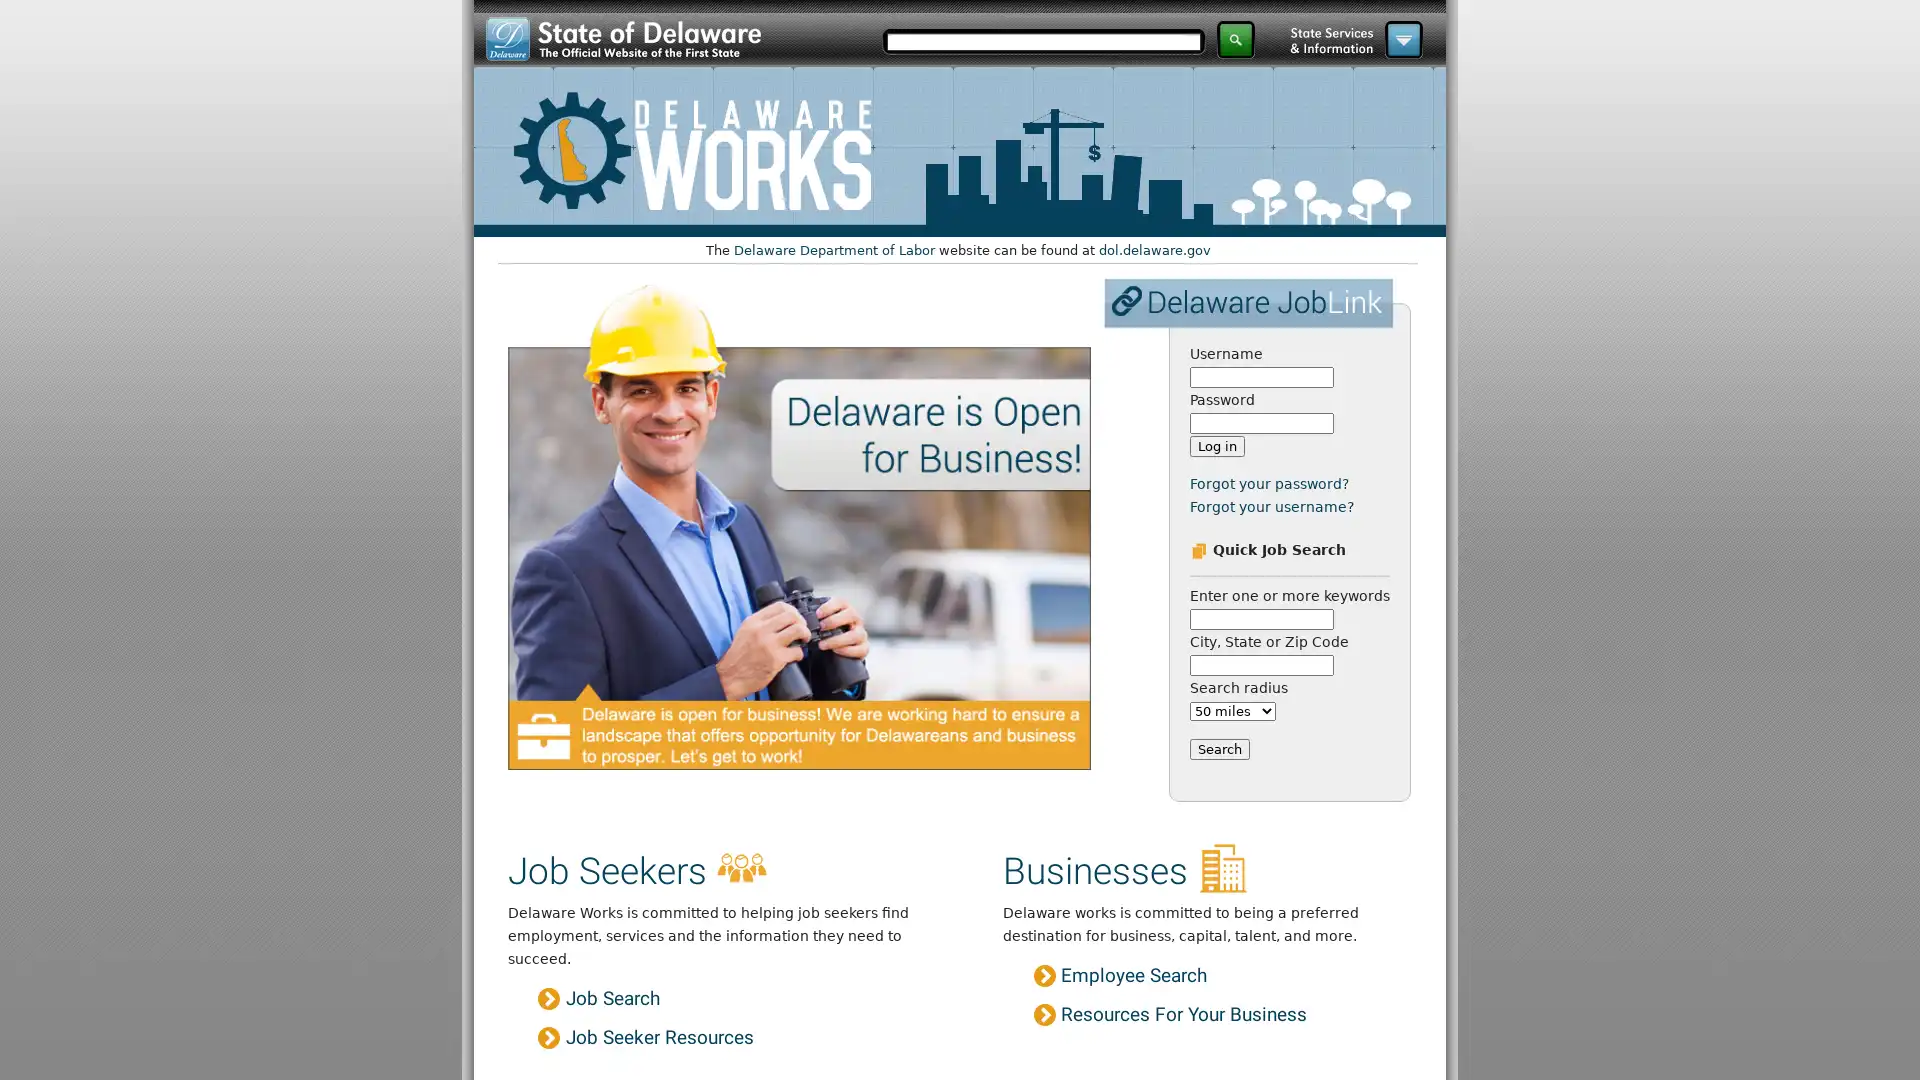 The width and height of the screenshot is (1920, 1080). I want to click on Log in, so click(1215, 445).